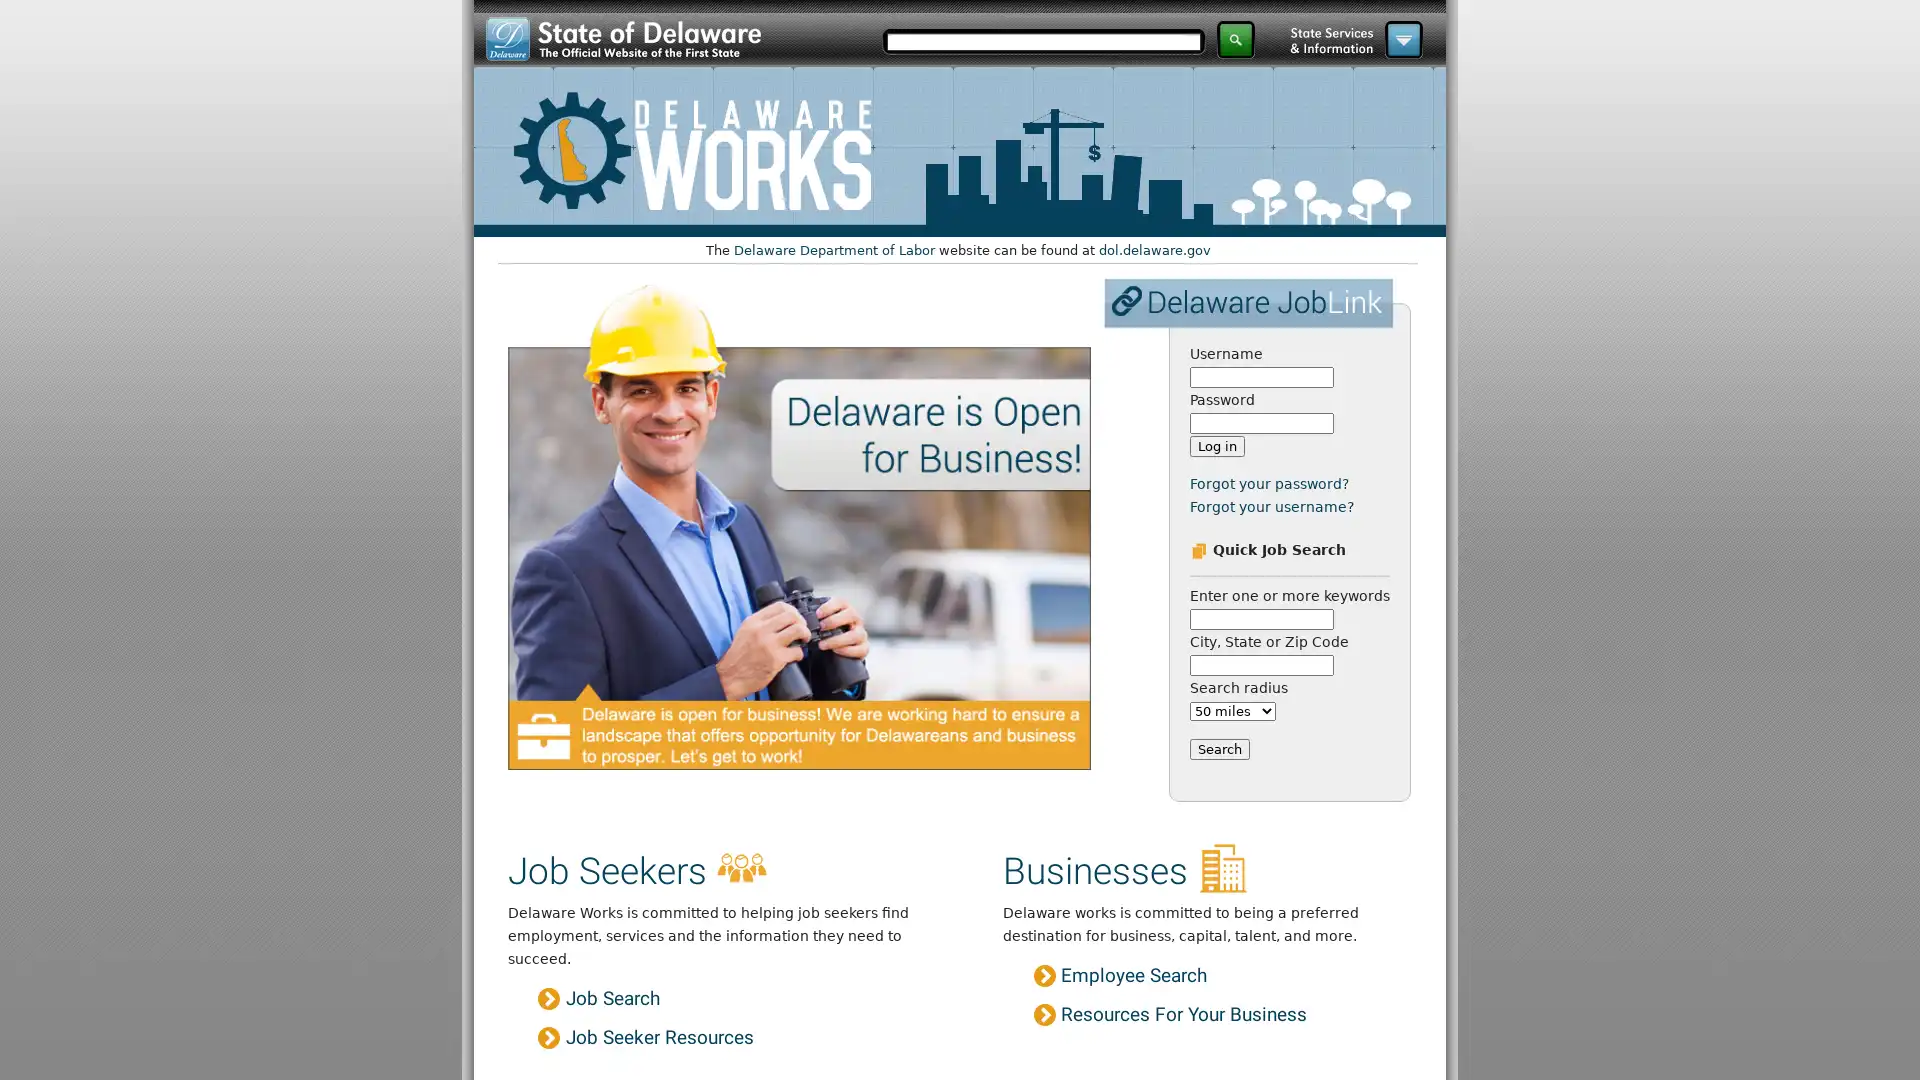 The width and height of the screenshot is (1920, 1080). I want to click on Log in, so click(1215, 445).